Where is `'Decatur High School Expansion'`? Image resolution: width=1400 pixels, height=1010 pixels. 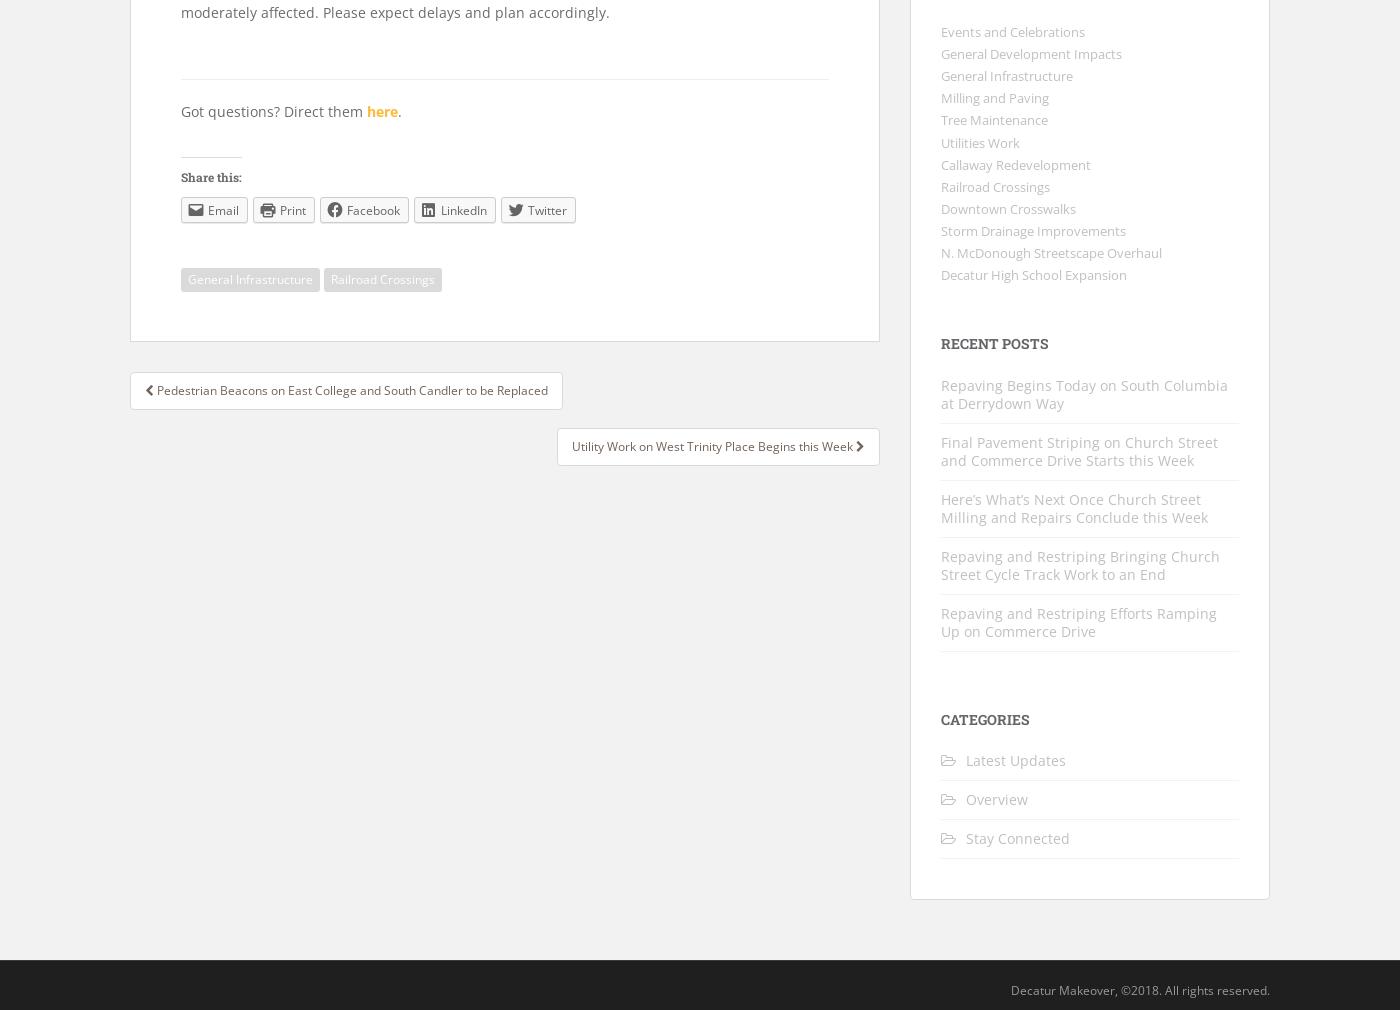
'Decatur High School Expansion' is located at coordinates (1034, 275).